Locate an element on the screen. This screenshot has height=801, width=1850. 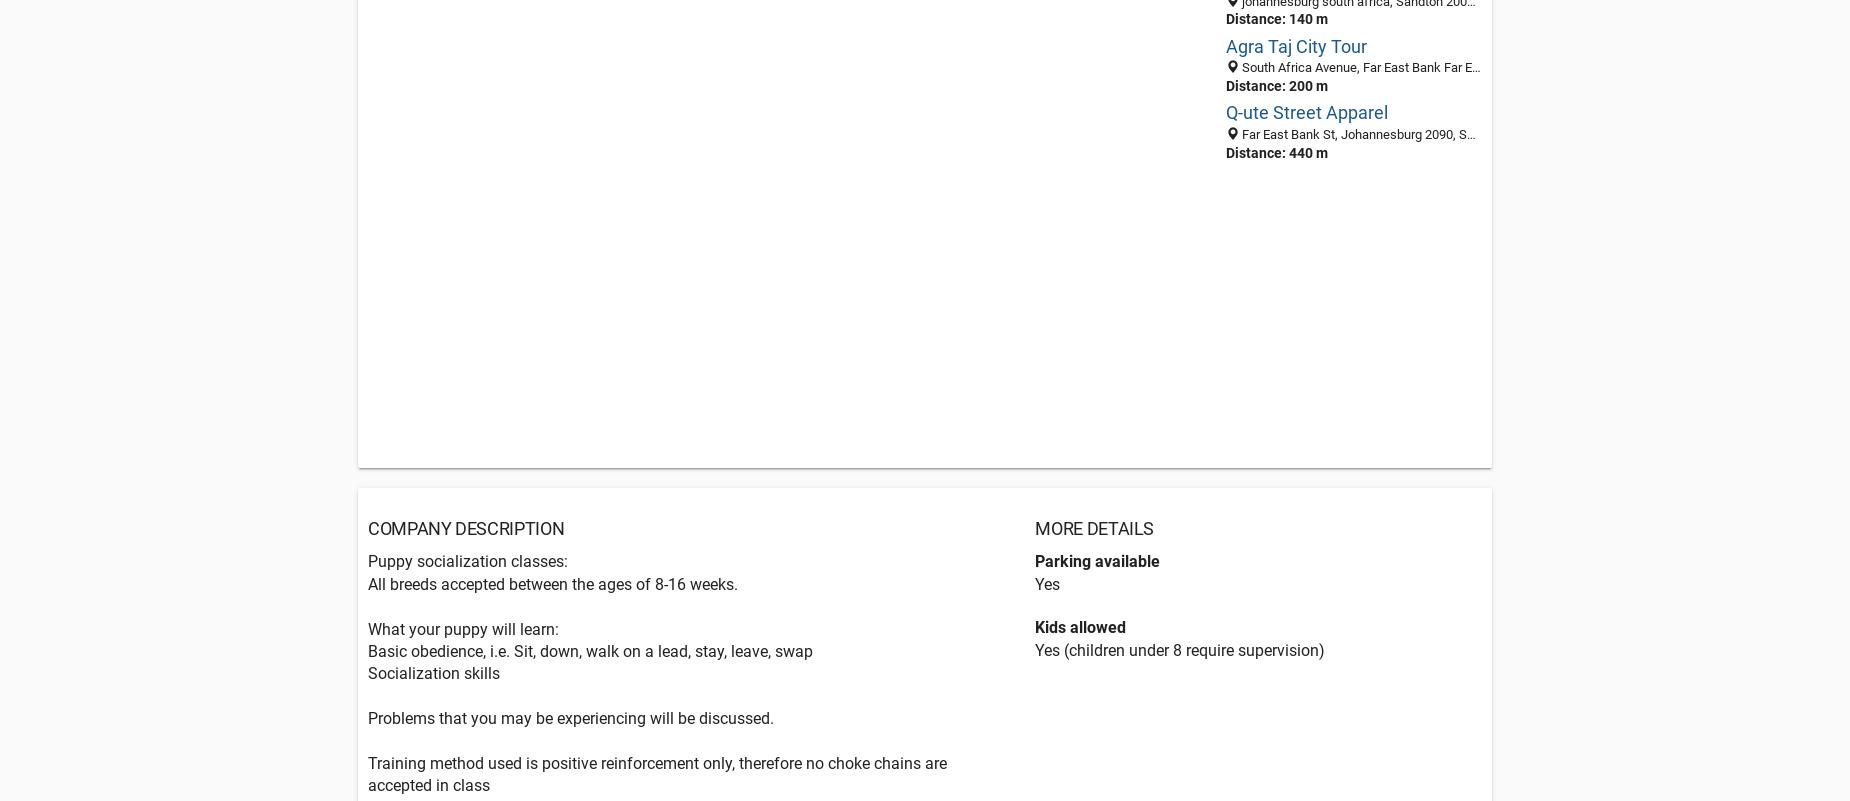
'Training method used is positive reinforcement only, therefore no choke chains are accepted in class' is located at coordinates (657, 773).